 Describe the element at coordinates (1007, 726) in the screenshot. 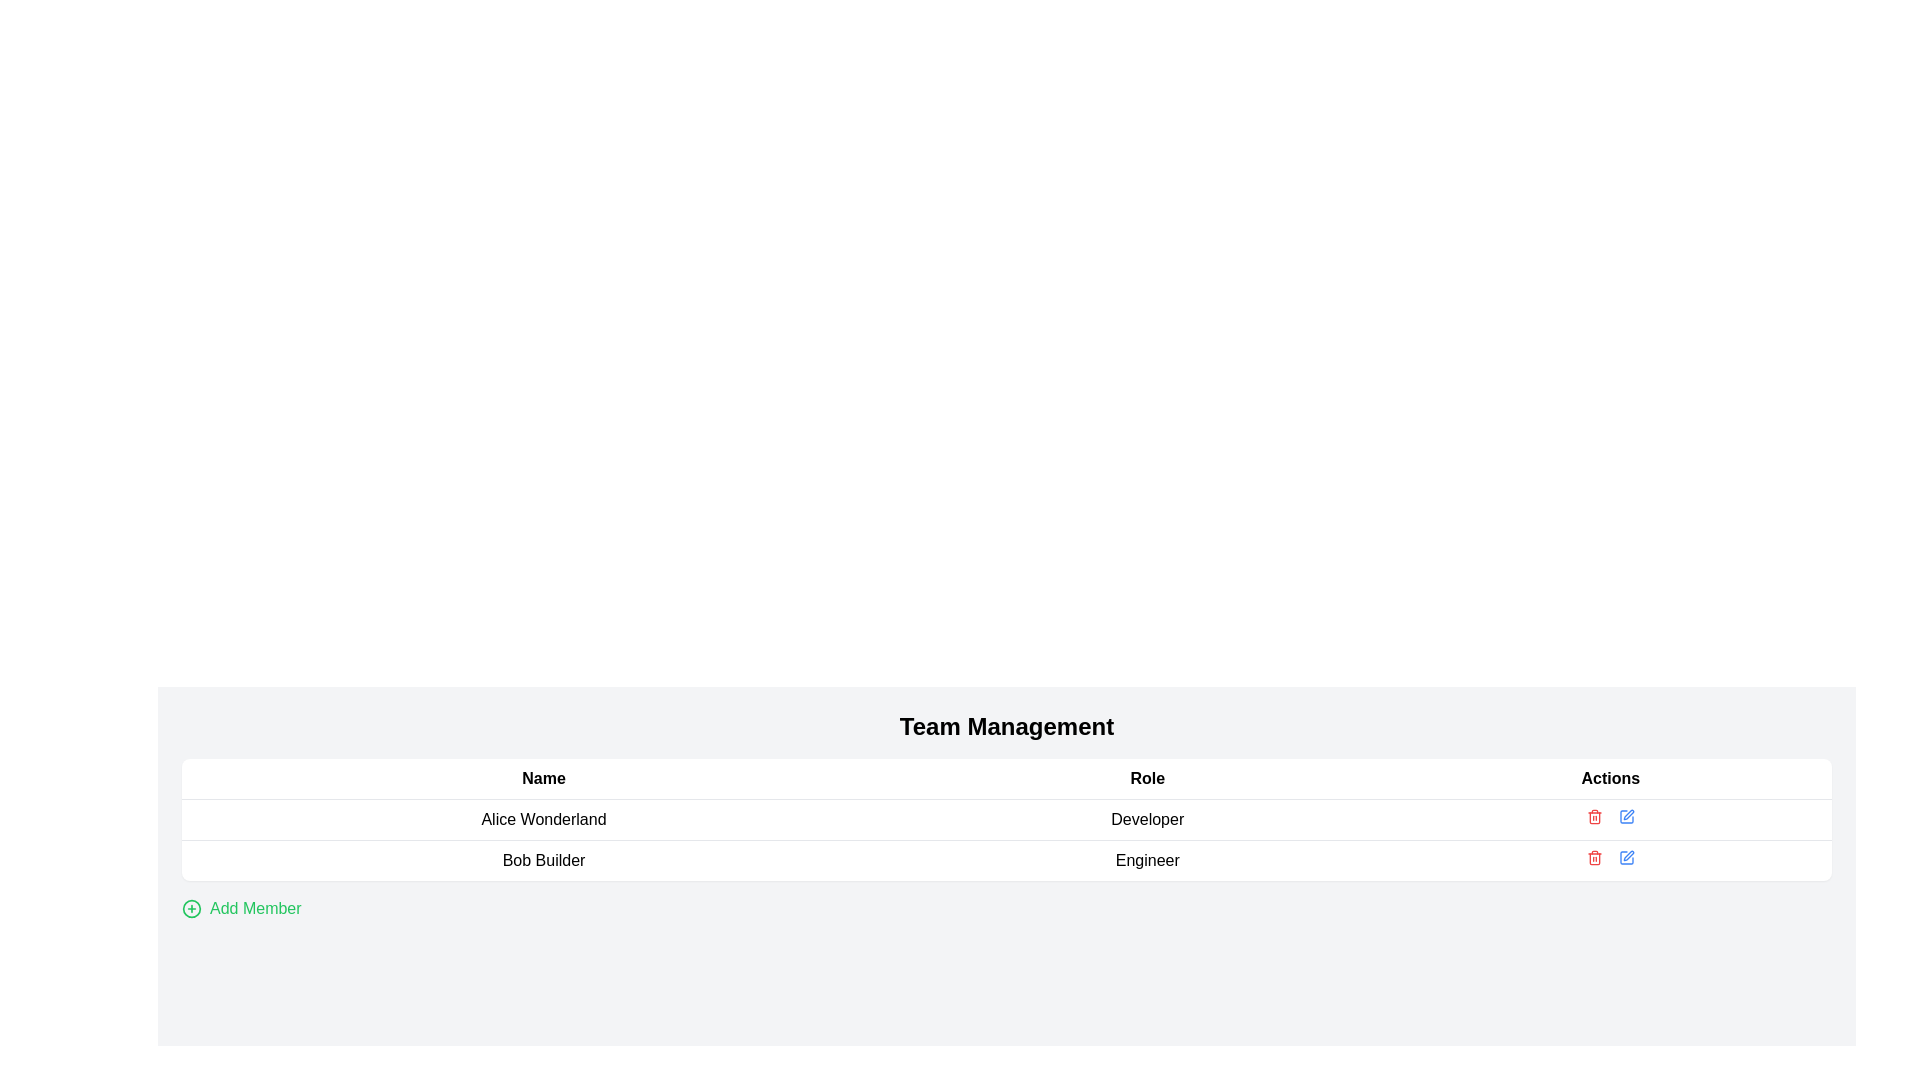

I see `the bold header text displaying 'Team Management' at the top of the main content area, which is aligned above a data table` at that location.